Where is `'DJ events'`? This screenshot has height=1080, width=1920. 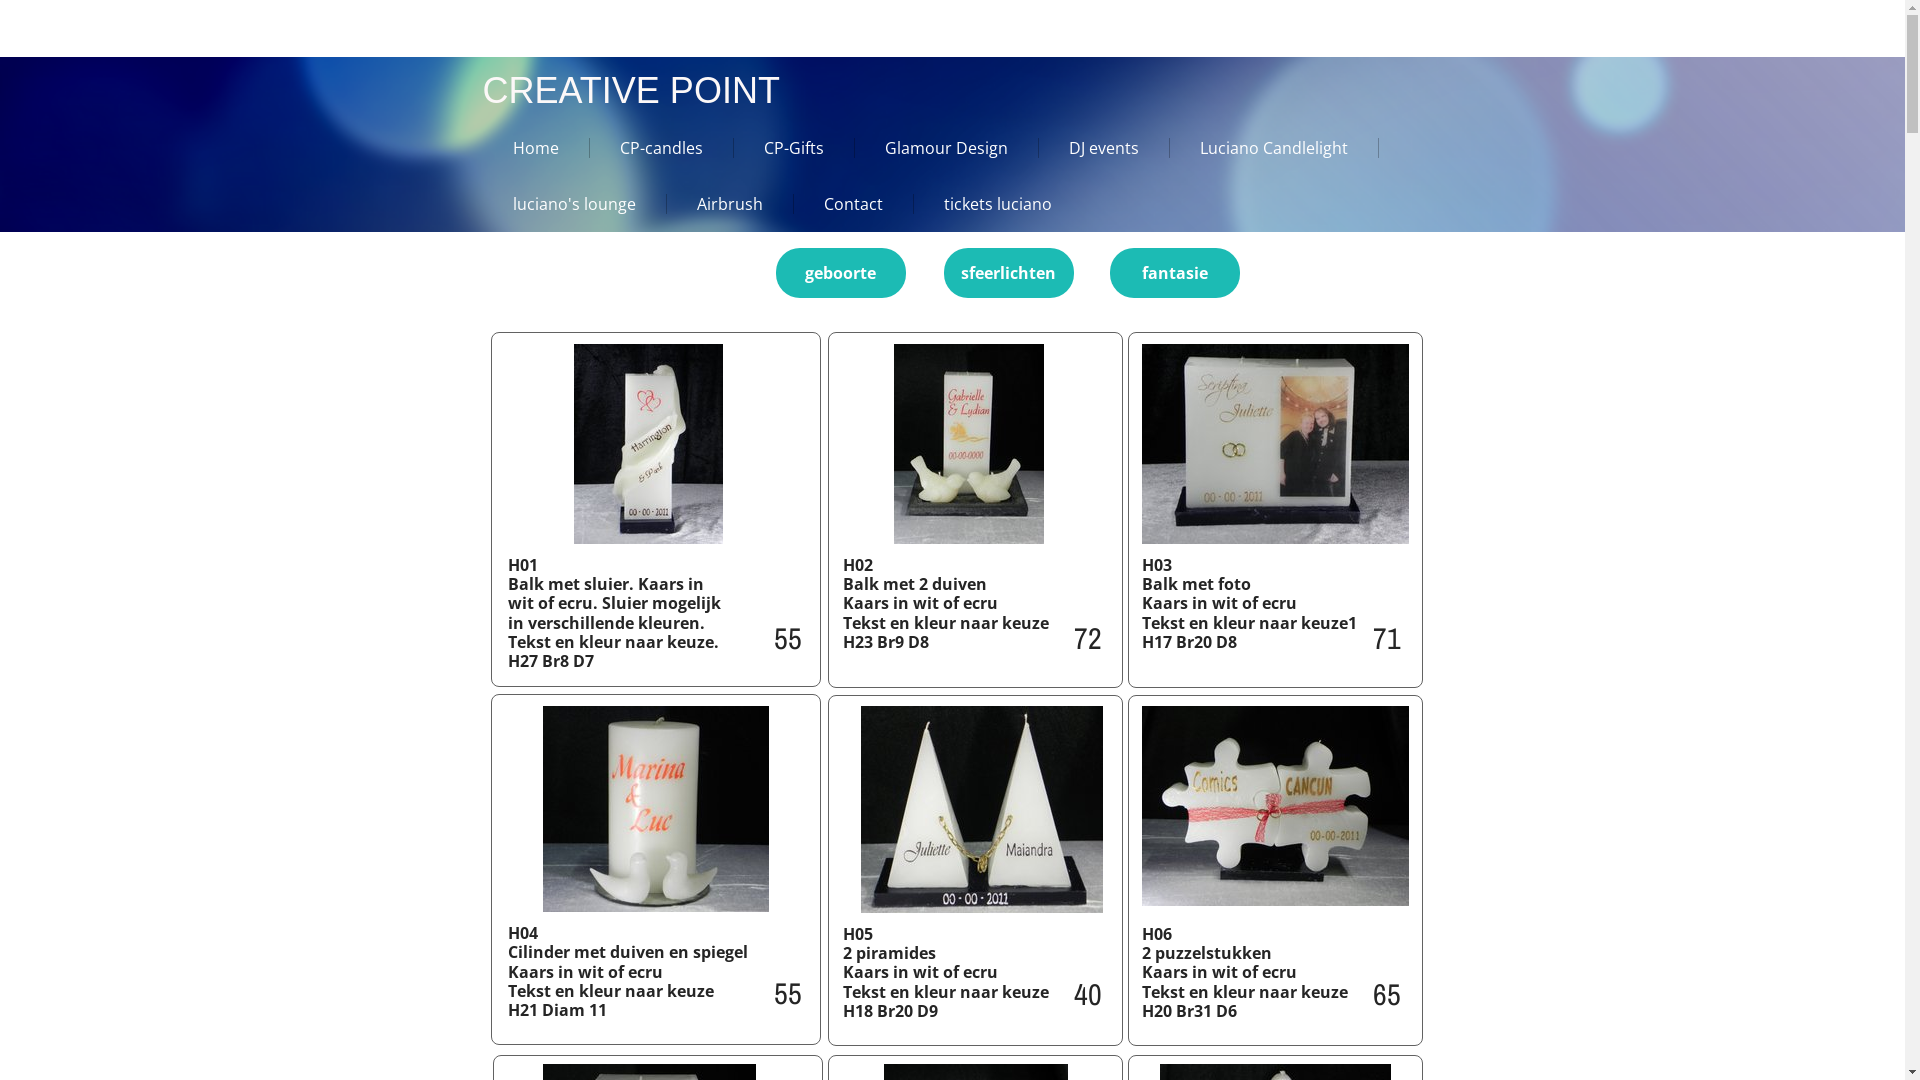
'DJ events' is located at coordinates (1088, 146).